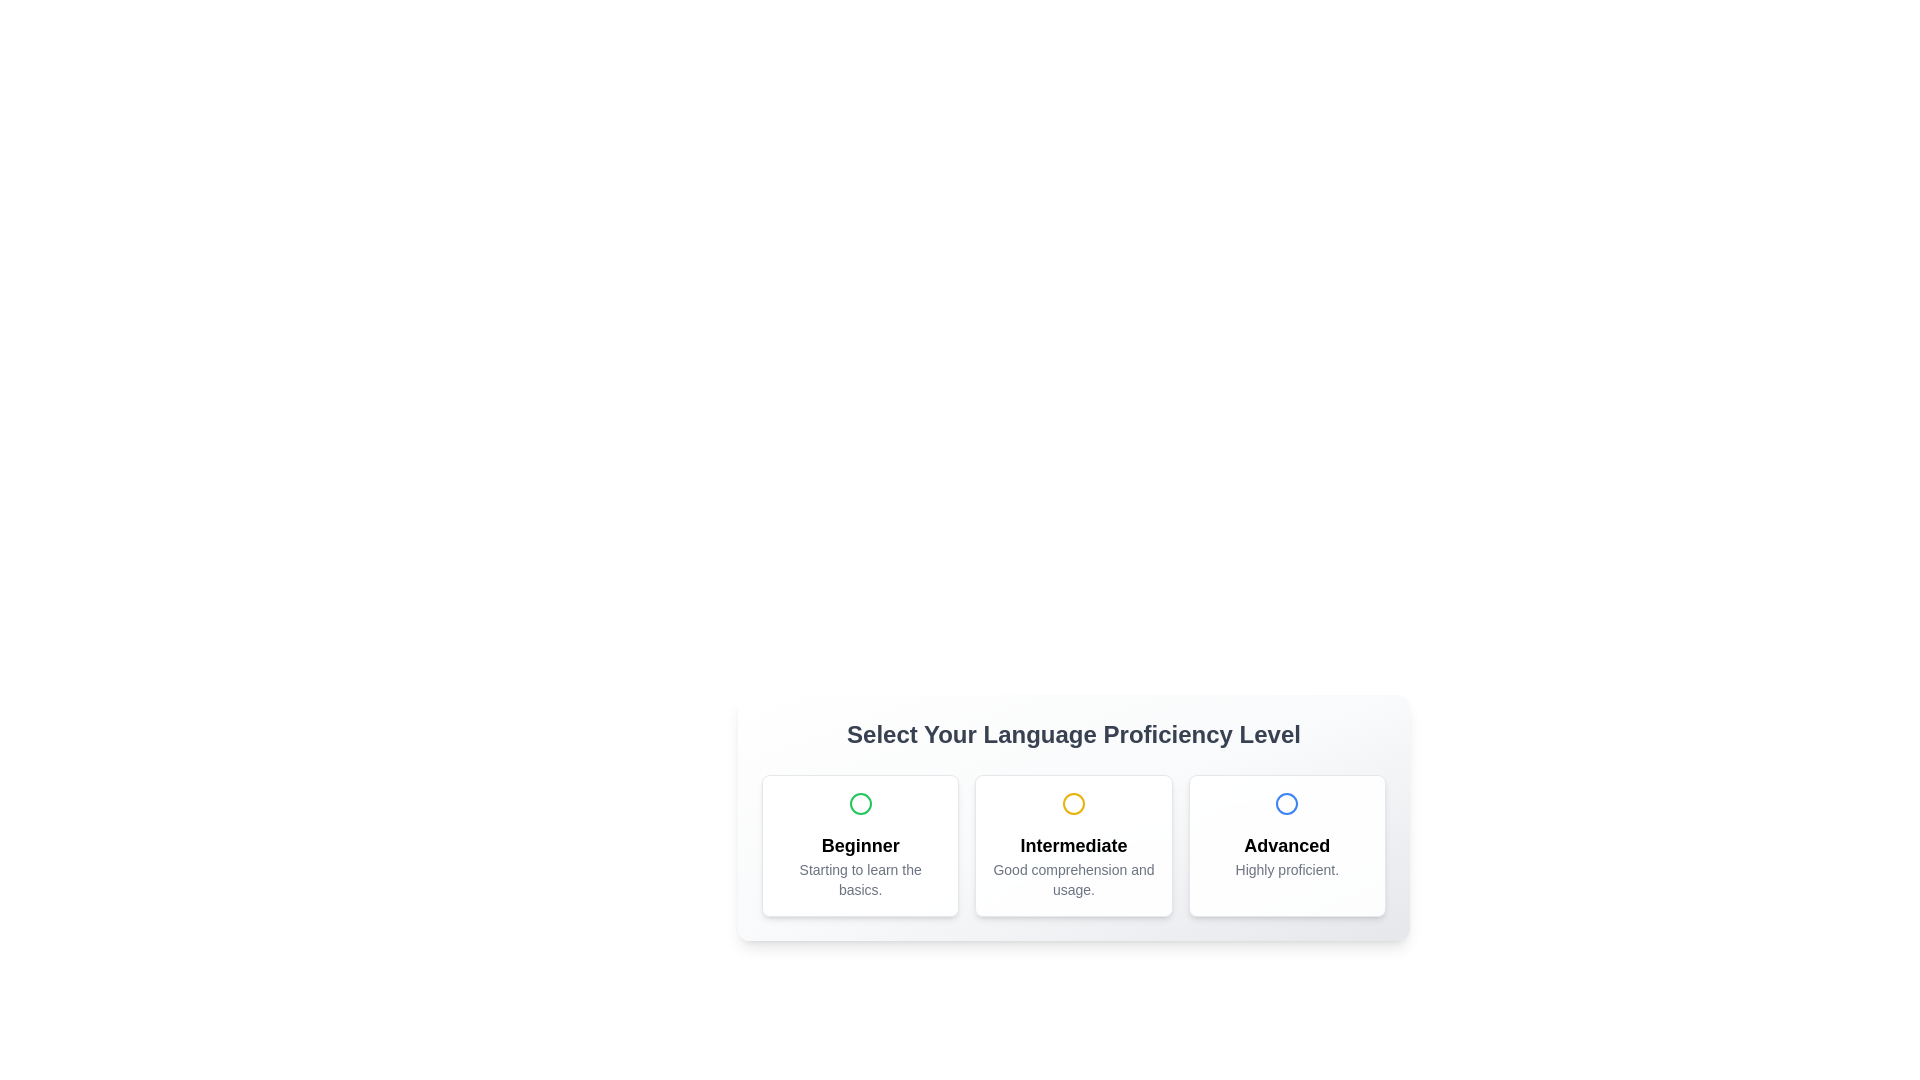 This screenshot has width=1920, height=1080. What do you see at coordinates (1287, 802) in the screenshot?
I see `the Decorative icon representing the 'Advanced' proficiency level, which is aligned with the 'Advanced' label in the bottom-right area of the display` at bounding box center [1287, 802].